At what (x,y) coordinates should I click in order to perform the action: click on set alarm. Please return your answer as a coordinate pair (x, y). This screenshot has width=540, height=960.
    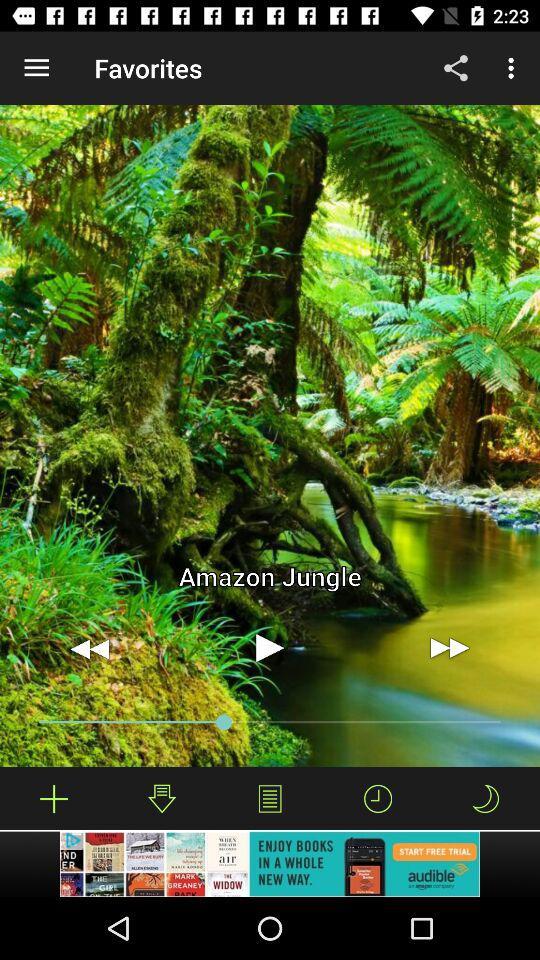
    Looking at the image, I should click on (378, 798).